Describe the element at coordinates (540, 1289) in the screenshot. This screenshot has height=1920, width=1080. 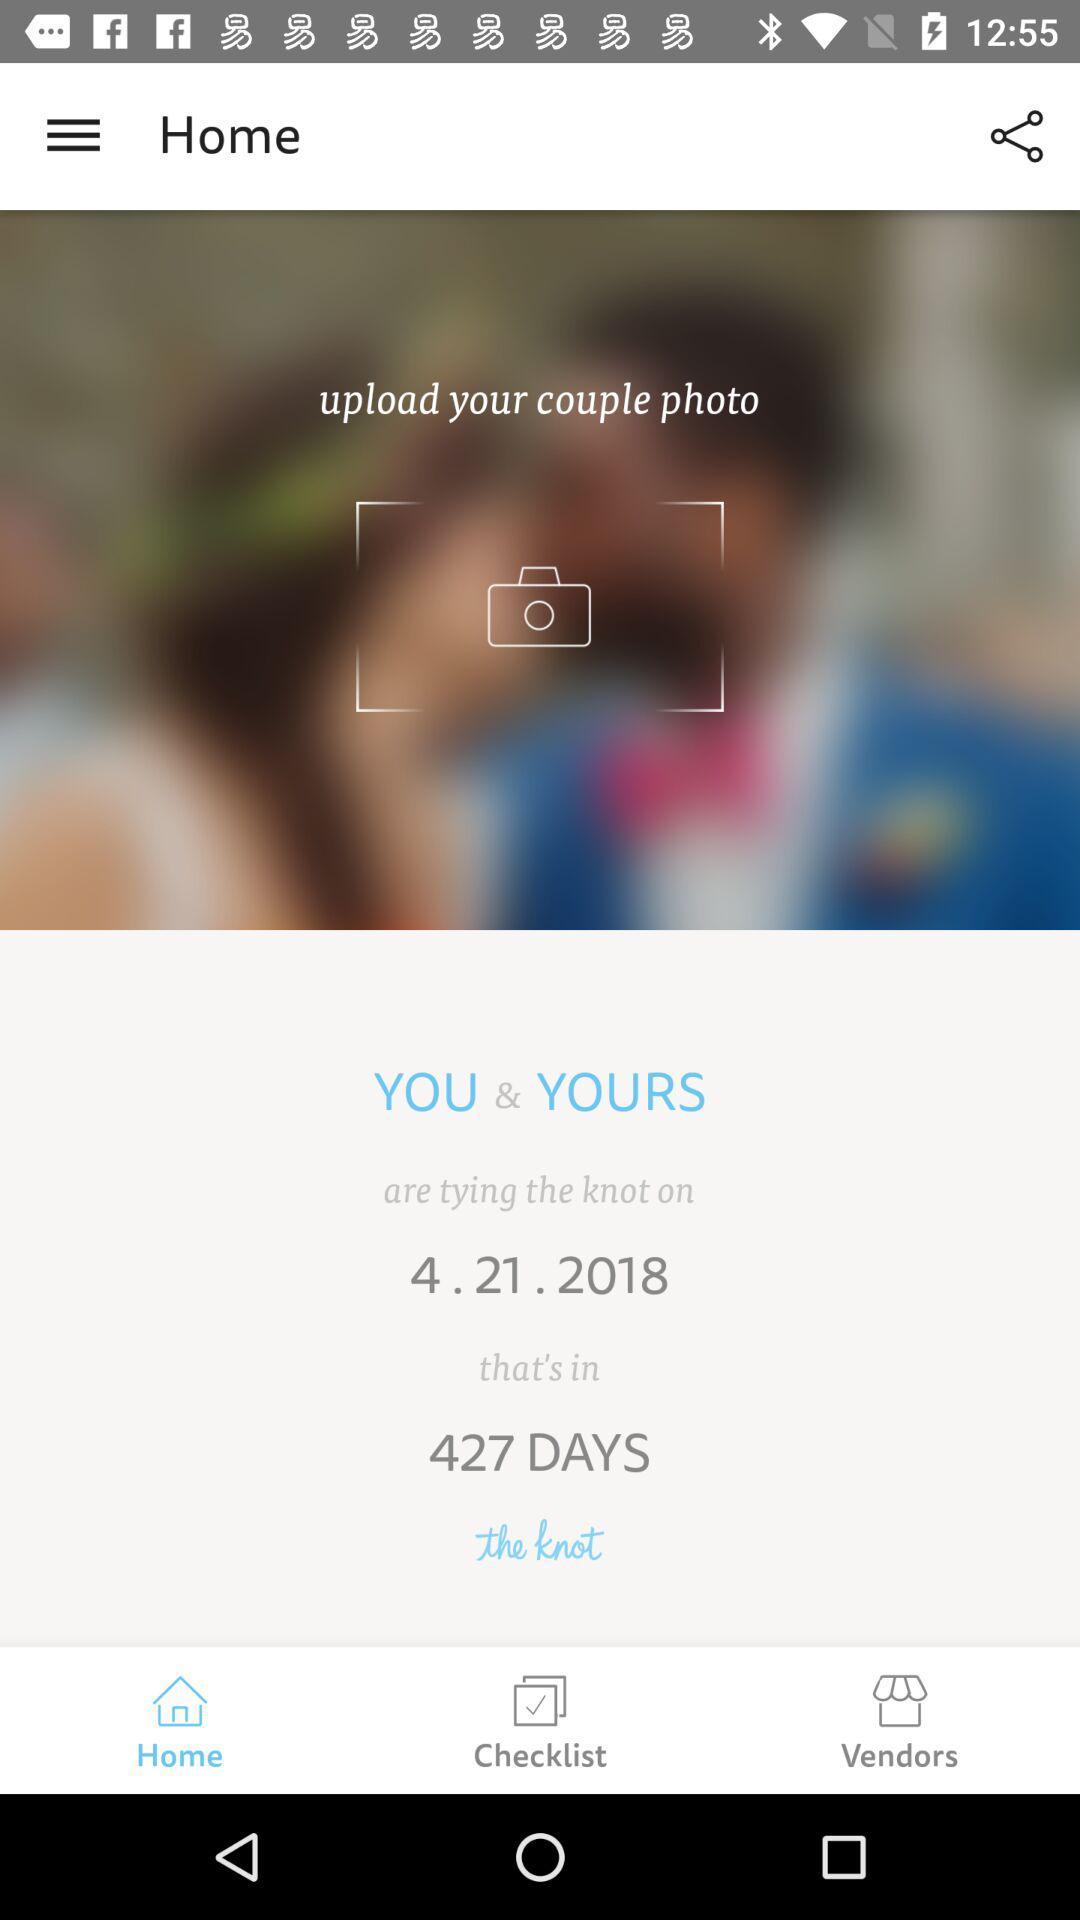
I see `item above the that's in` at that location.